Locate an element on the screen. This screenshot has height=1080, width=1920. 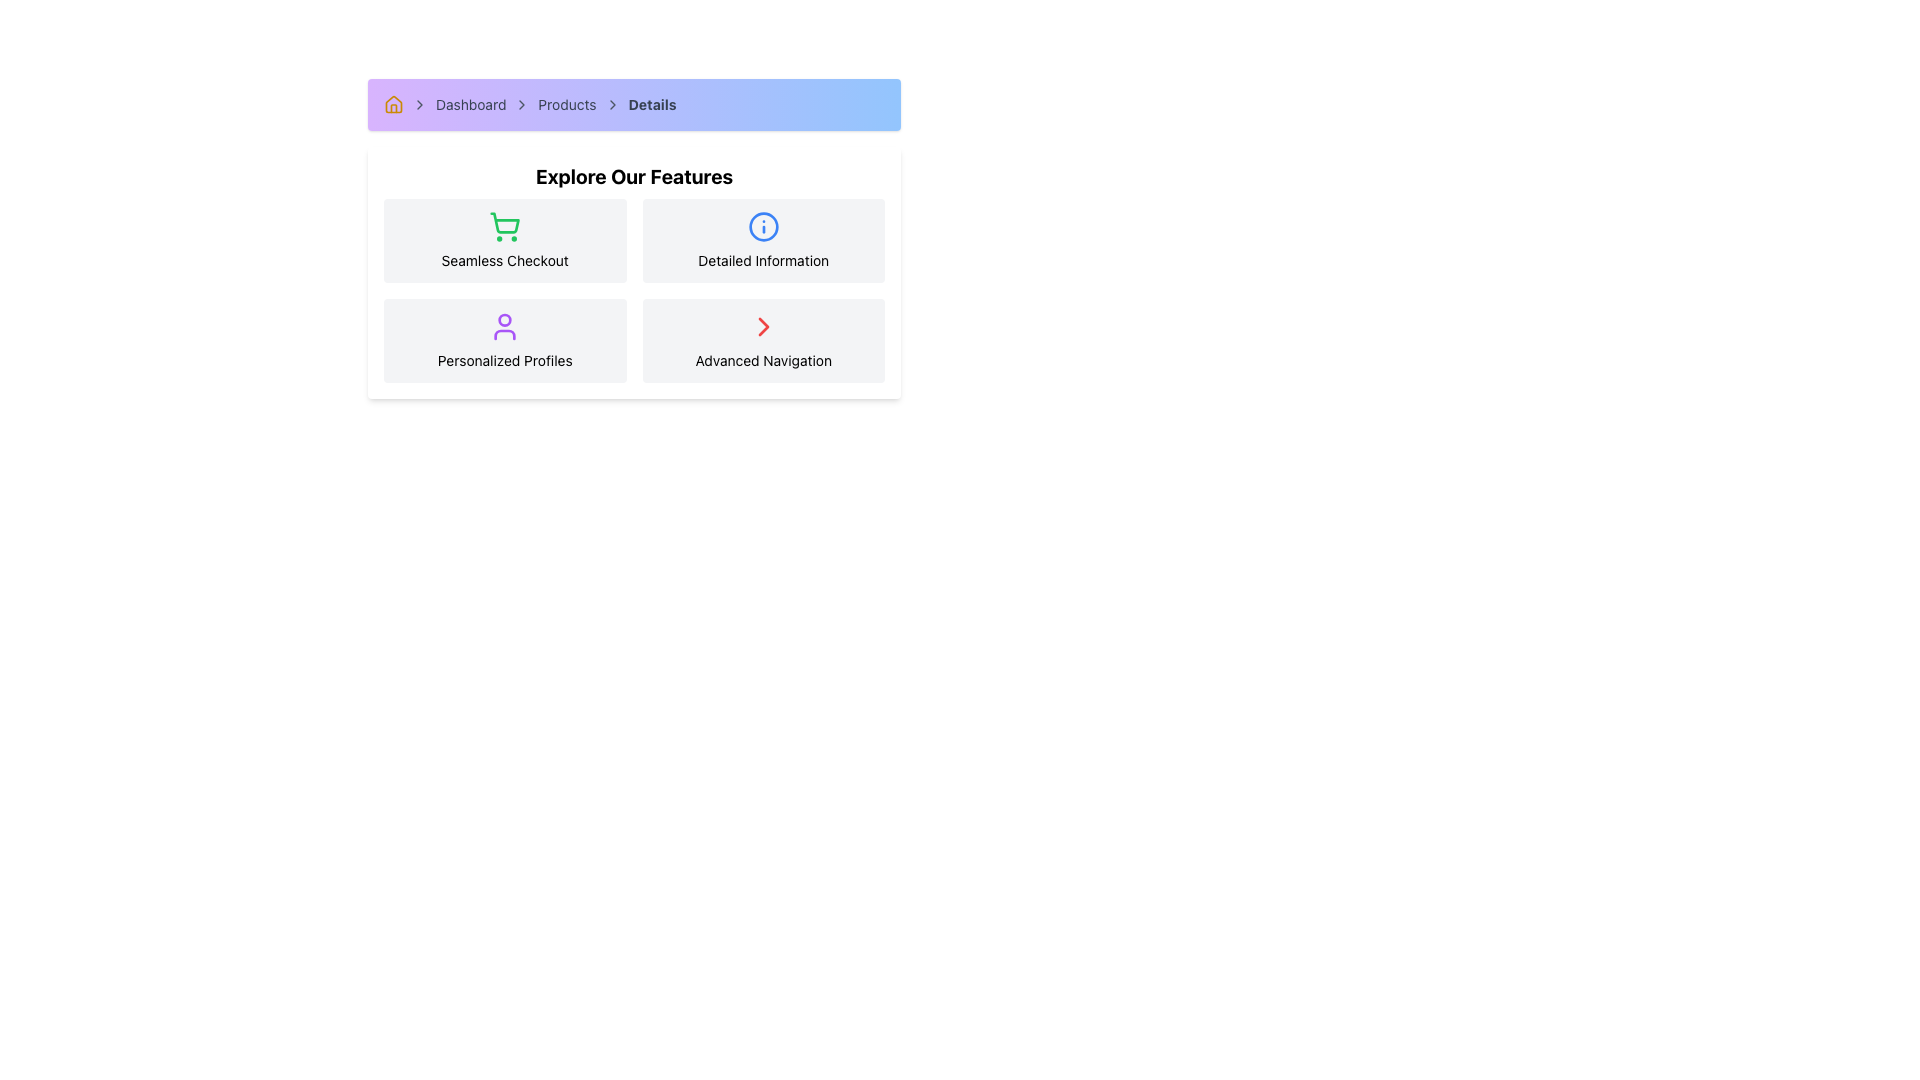
informational text label located in the middle-left rectangular card below the green shopping cart icon is located at coordinates (505, 260).